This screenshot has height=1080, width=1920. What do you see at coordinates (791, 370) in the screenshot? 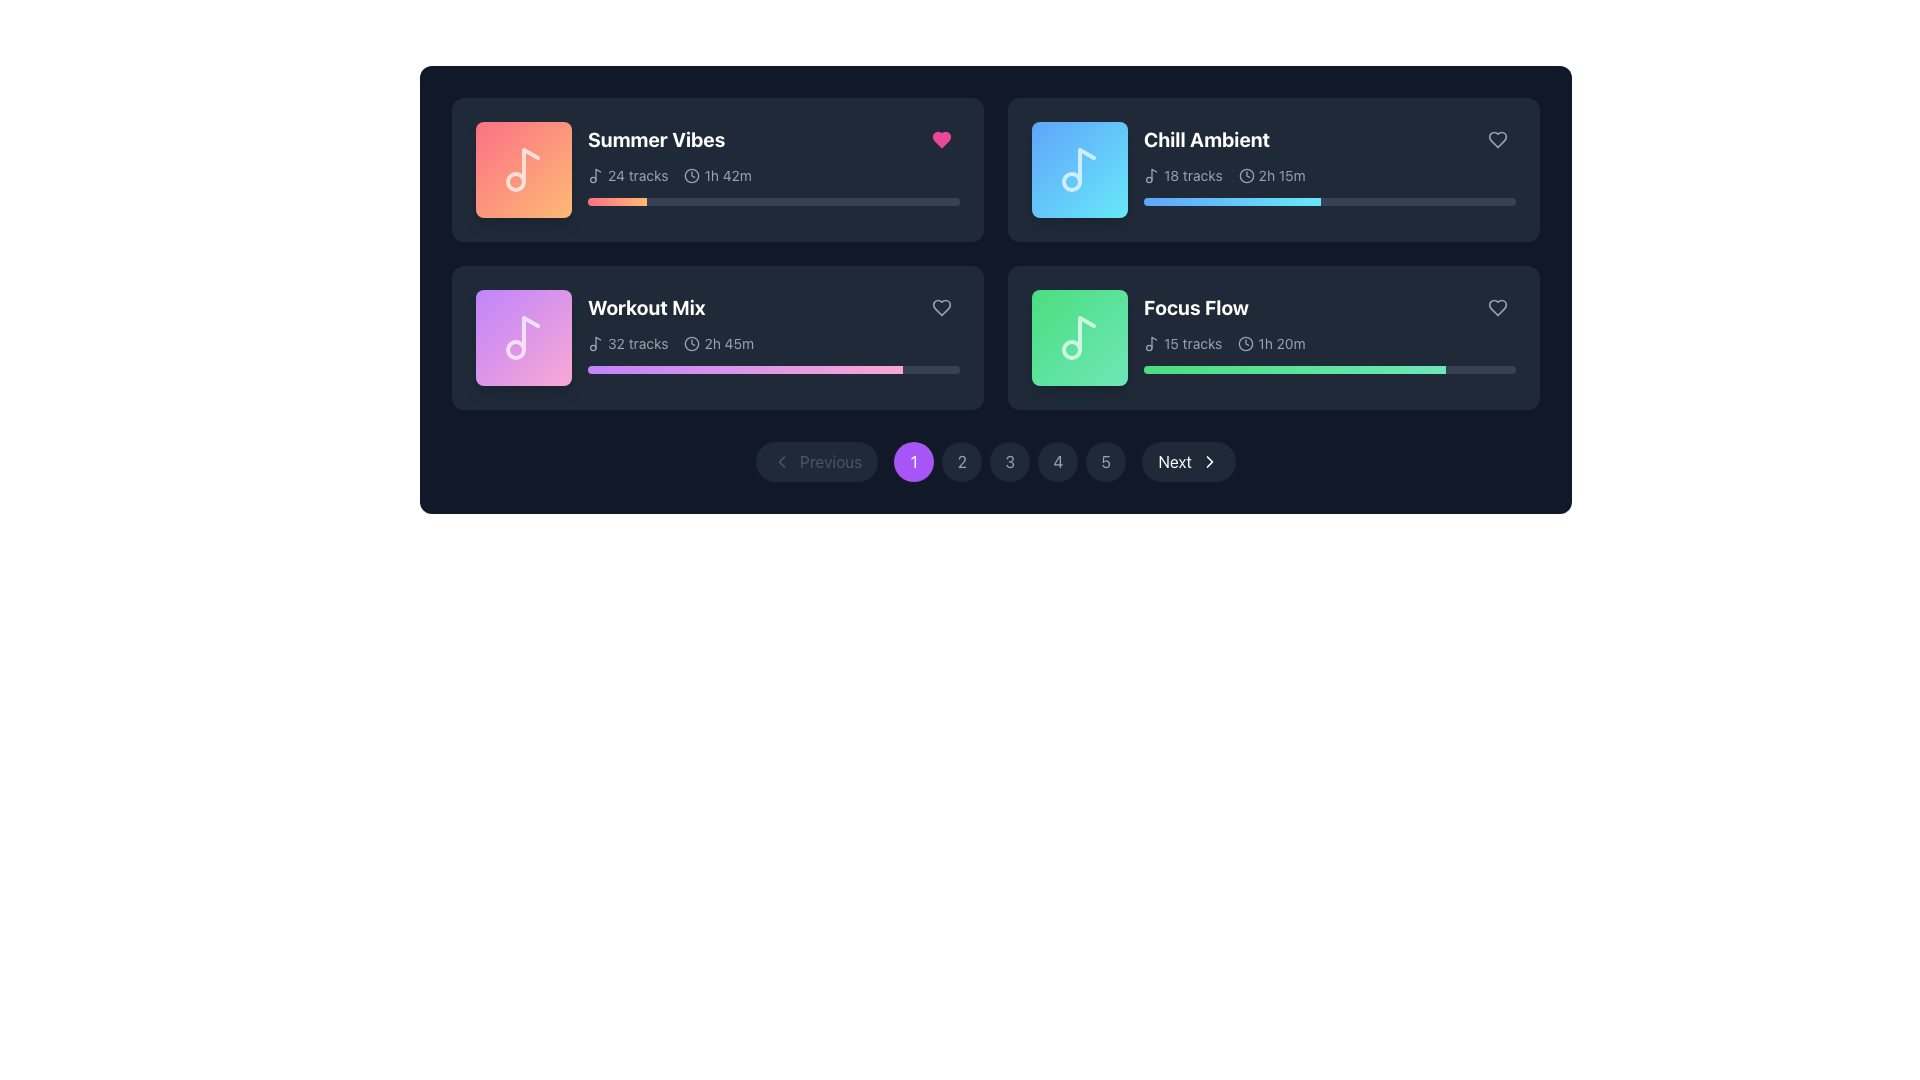
I see `progress` at bounding box center [791, 370].